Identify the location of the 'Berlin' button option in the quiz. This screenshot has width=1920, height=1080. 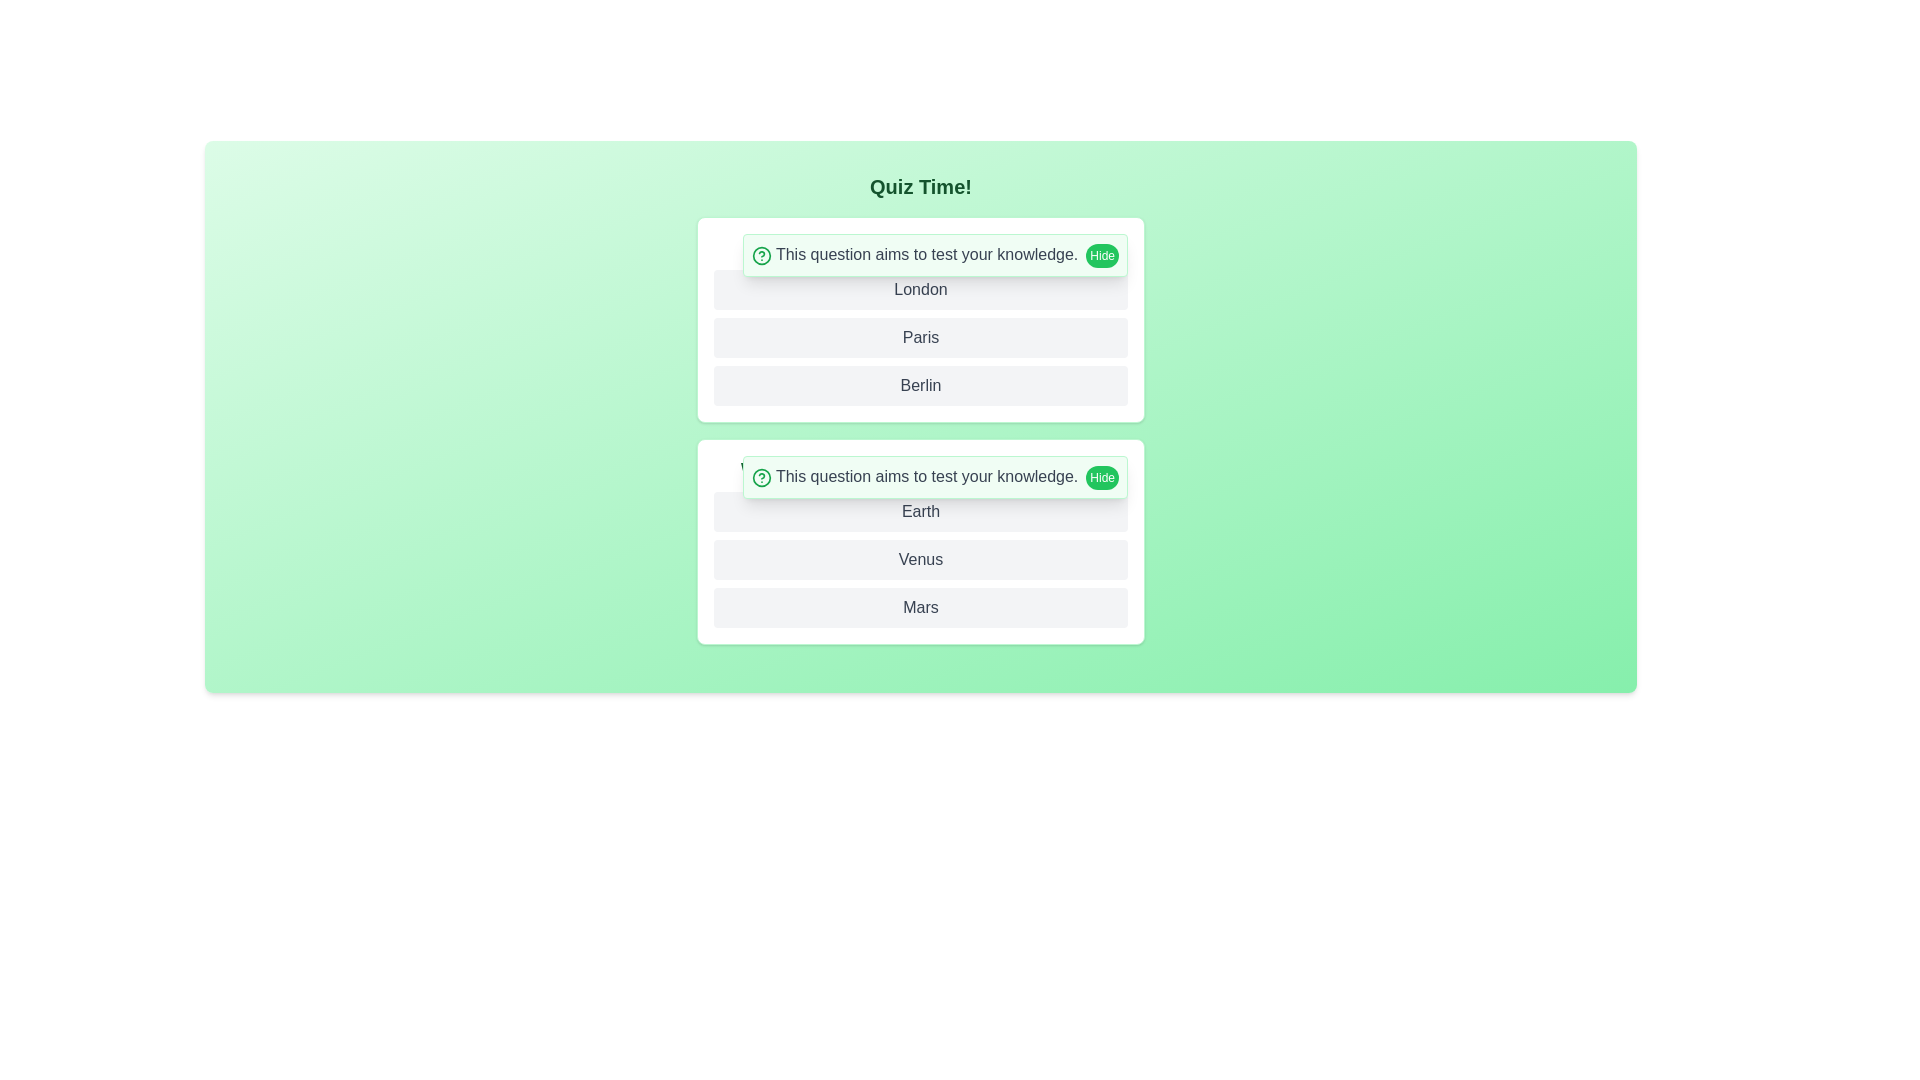
(920, 385).